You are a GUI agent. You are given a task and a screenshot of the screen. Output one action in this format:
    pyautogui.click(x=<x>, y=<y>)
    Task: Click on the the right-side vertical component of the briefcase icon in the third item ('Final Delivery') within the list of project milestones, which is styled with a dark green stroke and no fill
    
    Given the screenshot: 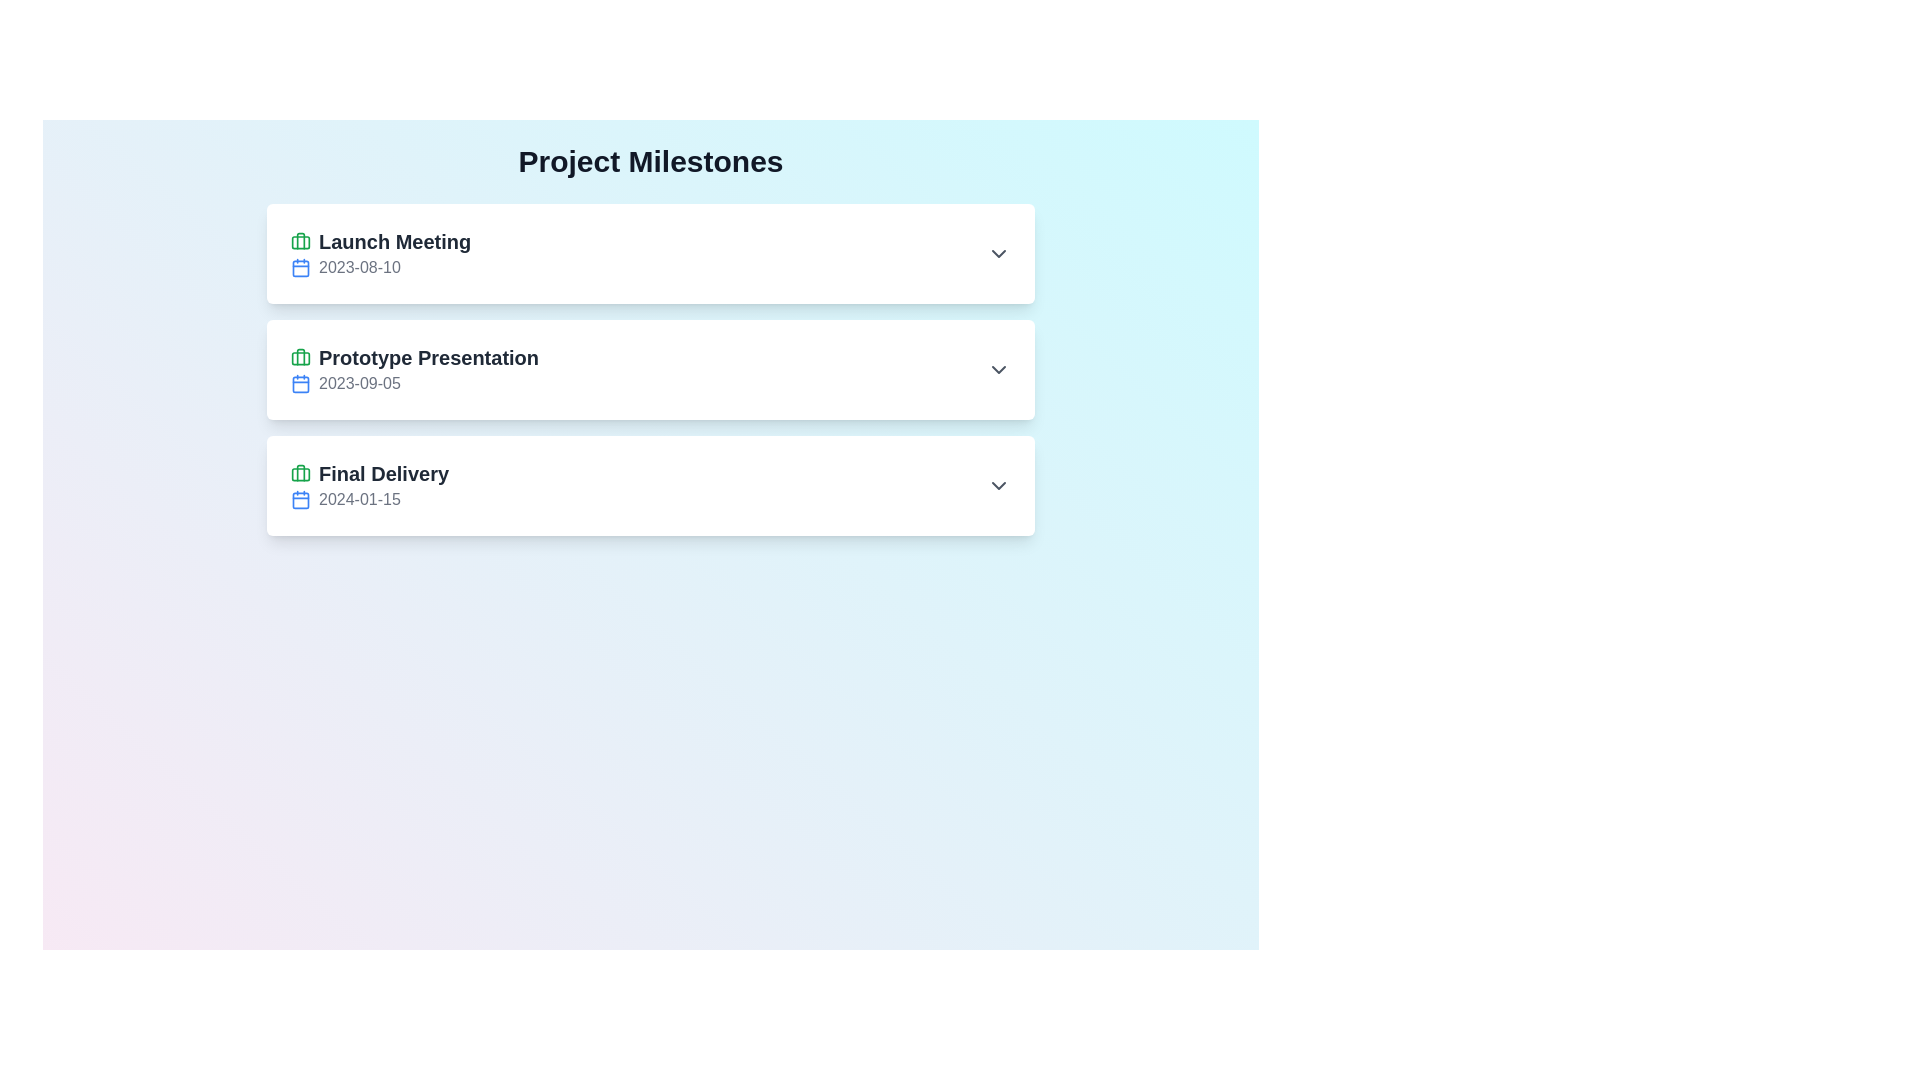 What is the action you would take?
    pyautogui.click(x=300, y=473)
    